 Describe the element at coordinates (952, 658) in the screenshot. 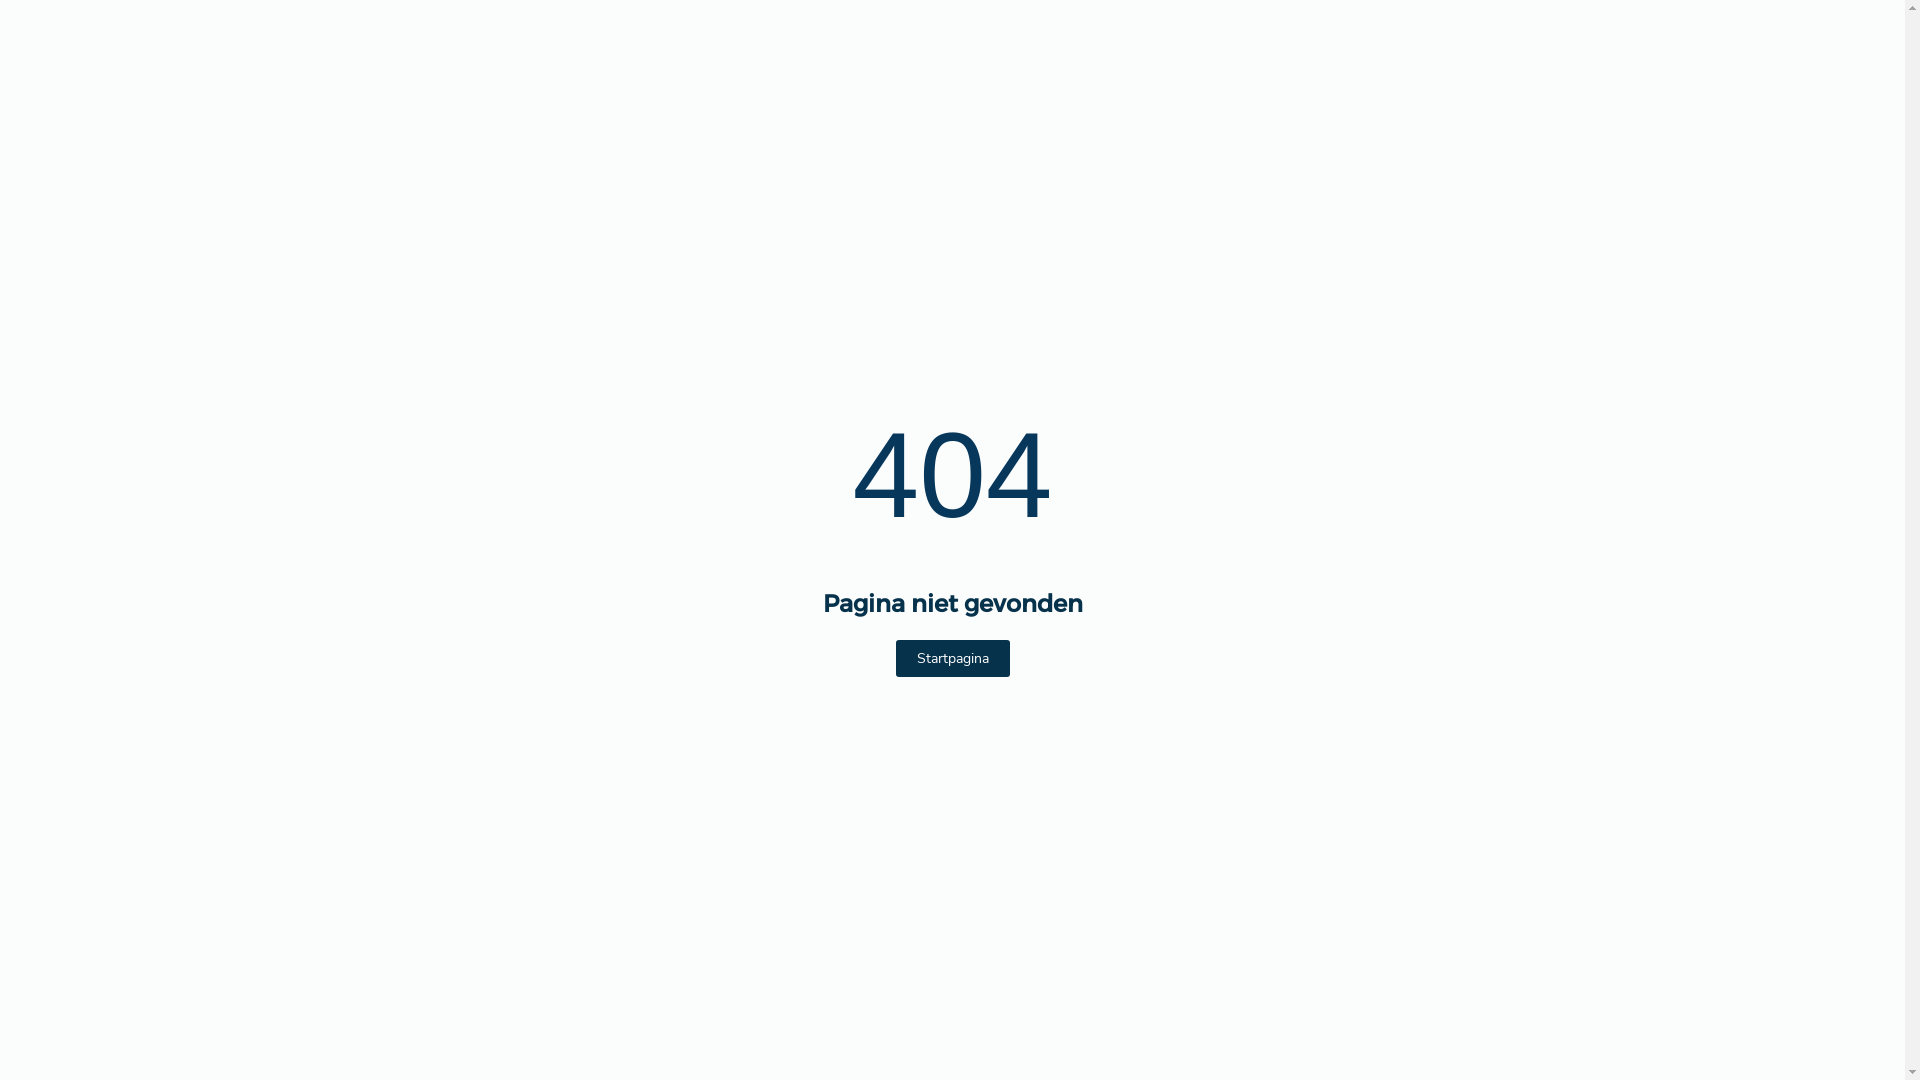

I see `'Startpagina'` at that location.